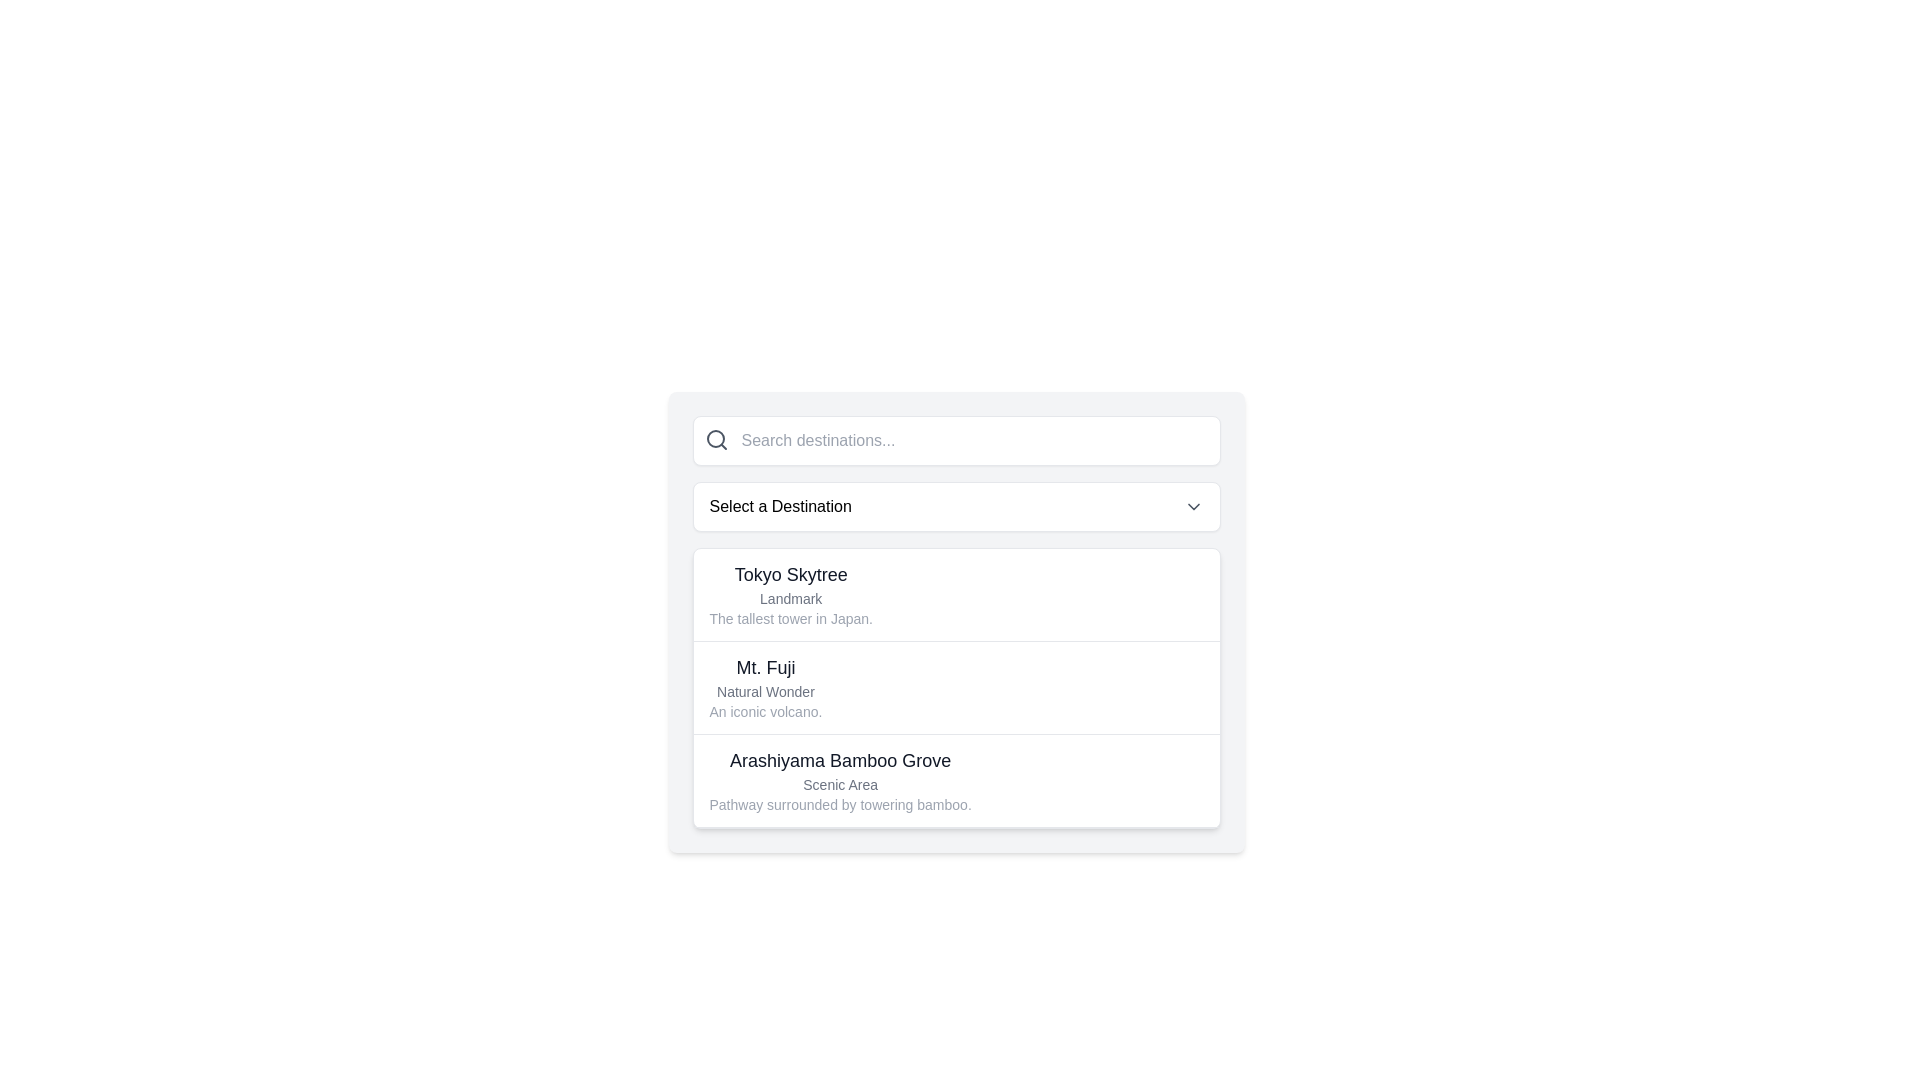  What do you see at coordinates (955, 687) in the screenshot?
I see `the second row of the destination list item labeled 'Mt. Fuji'` at bounding box center [955, 687].